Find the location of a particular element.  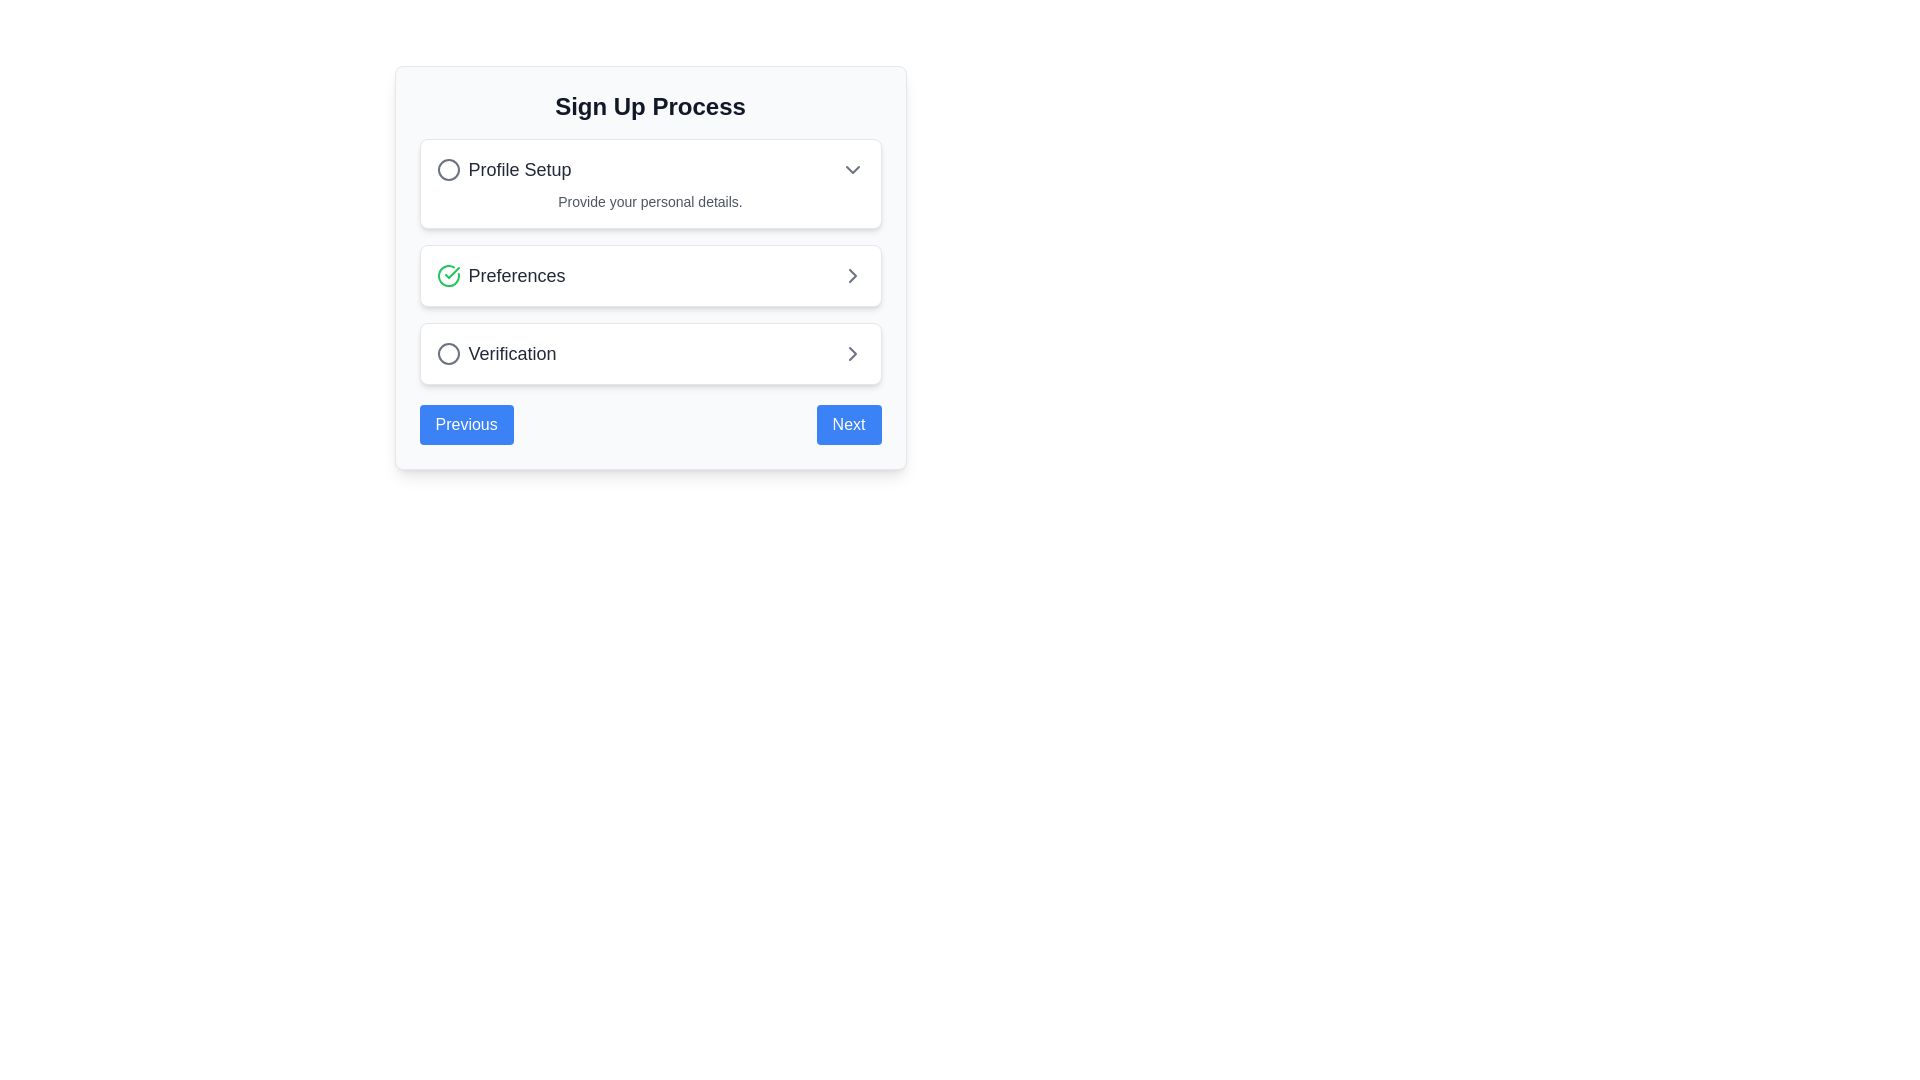

the Text label in the 'Preferences' options list, which indicates the current step or option in the setup process is located at coordinates (501, 276).